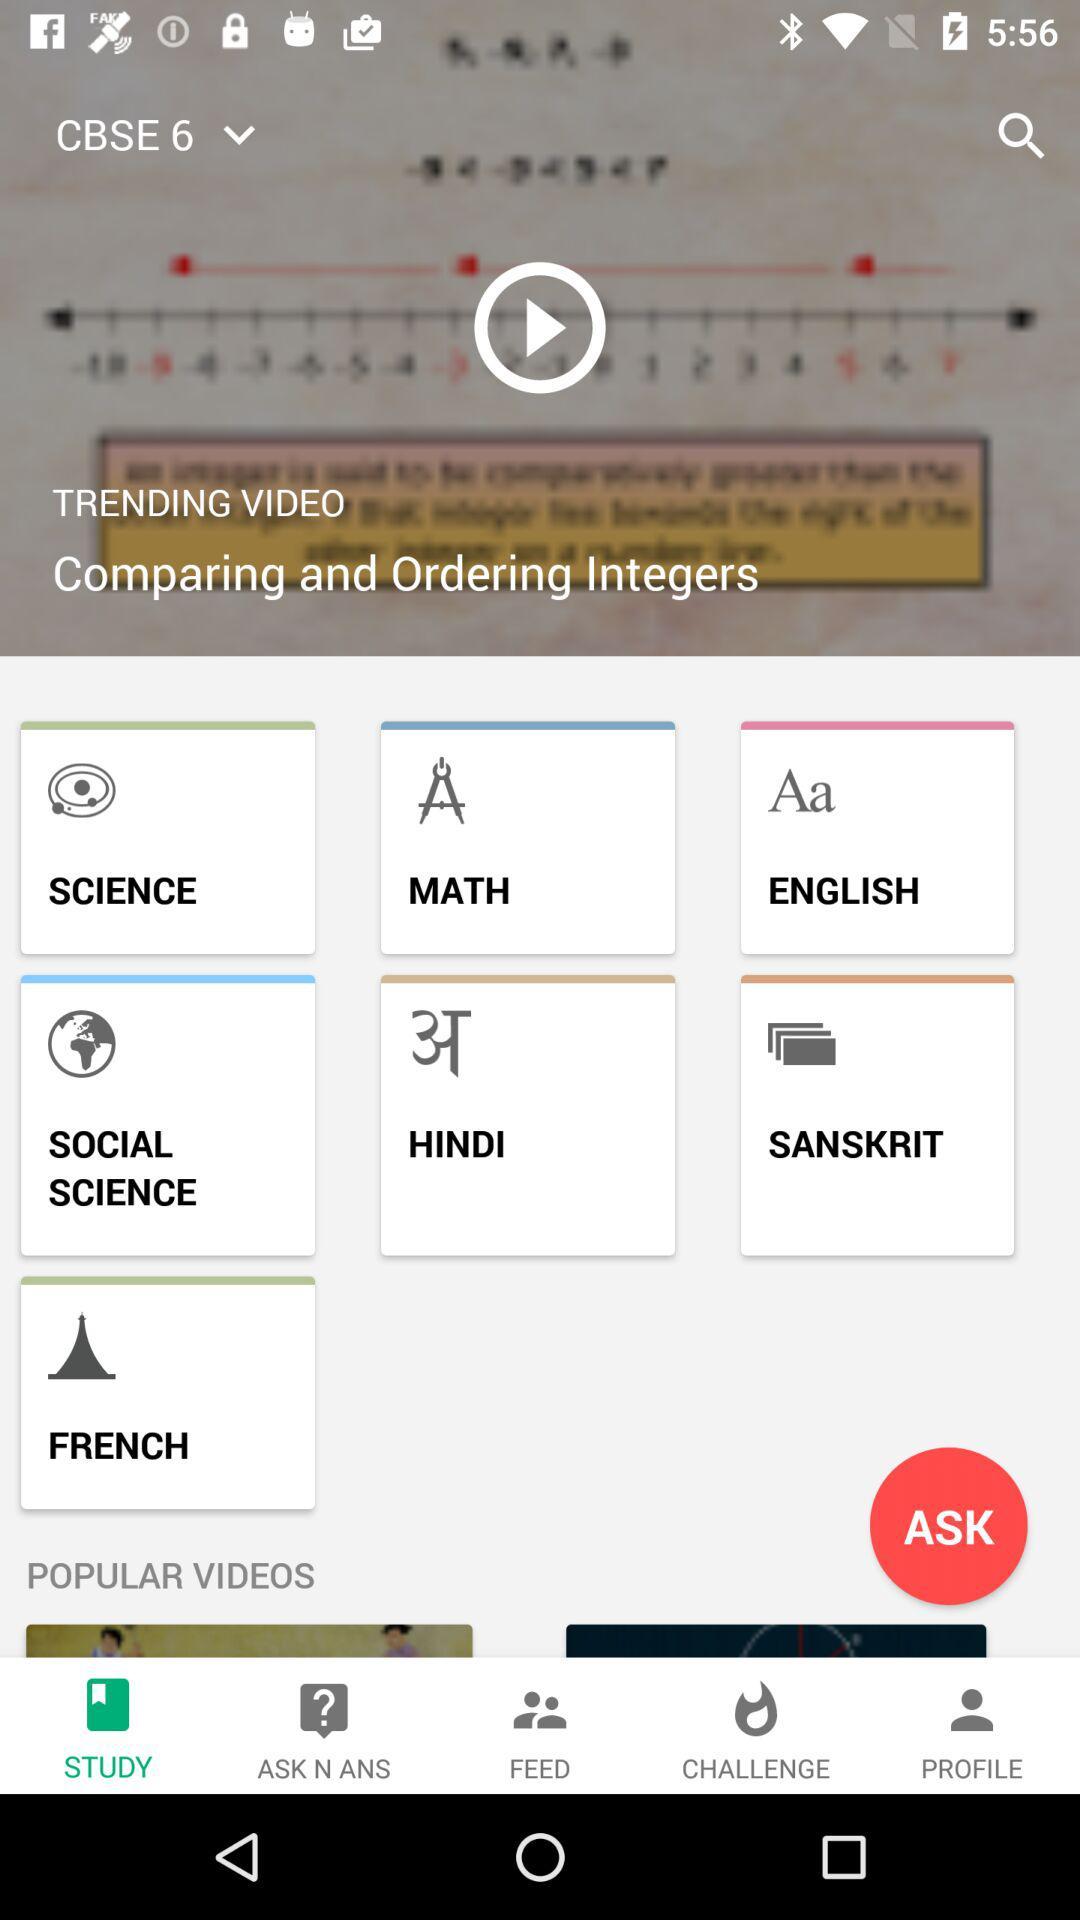 Image resolution: width=1080 pixels, height=1920 pixels. I want to click on the play icon, so click(540, 327).